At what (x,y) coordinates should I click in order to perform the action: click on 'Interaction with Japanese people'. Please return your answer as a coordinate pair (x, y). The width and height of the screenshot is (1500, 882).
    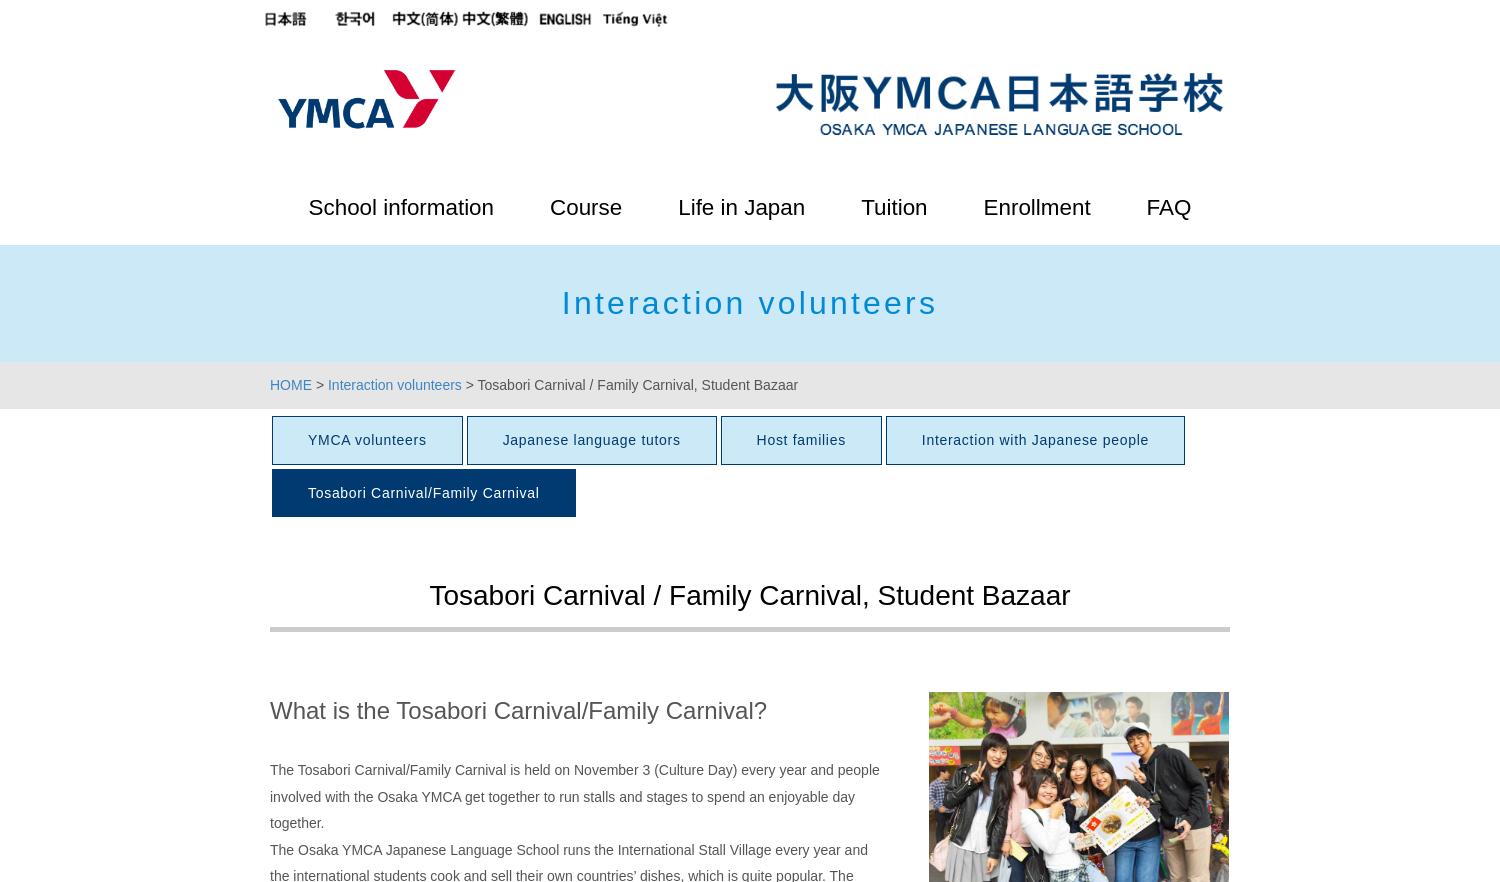
    Looking at the image, I should click on (1034, 437).